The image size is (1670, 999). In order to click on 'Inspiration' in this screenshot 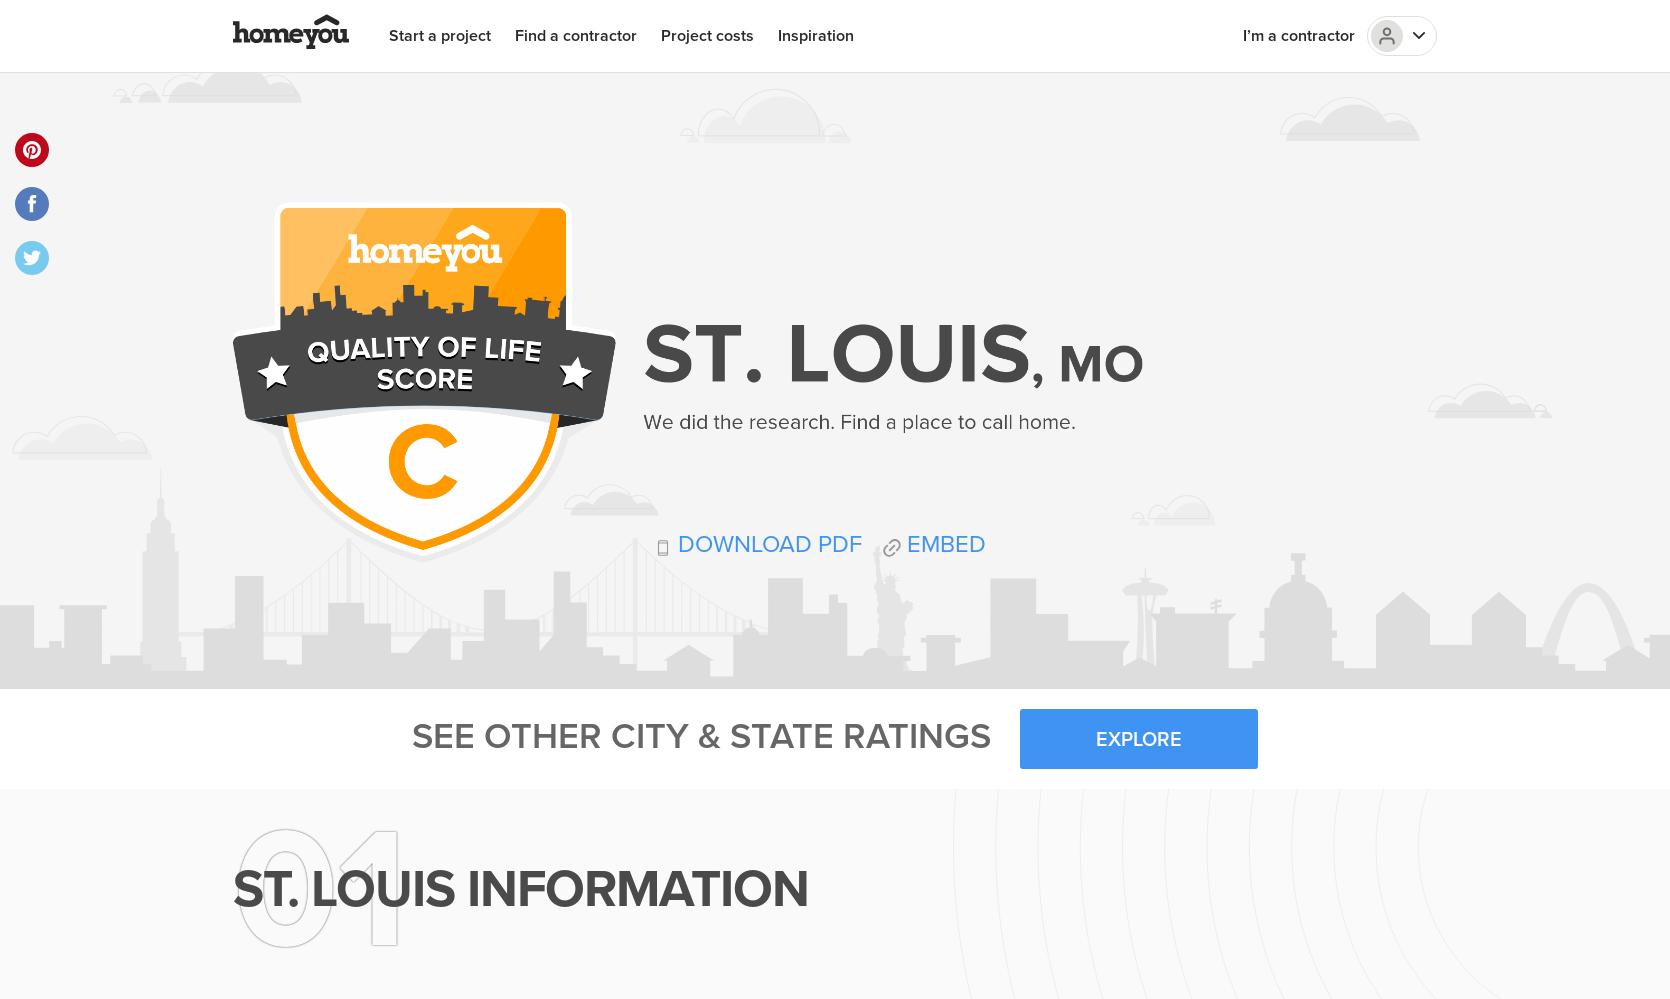, I will do `click(814, 35)`.